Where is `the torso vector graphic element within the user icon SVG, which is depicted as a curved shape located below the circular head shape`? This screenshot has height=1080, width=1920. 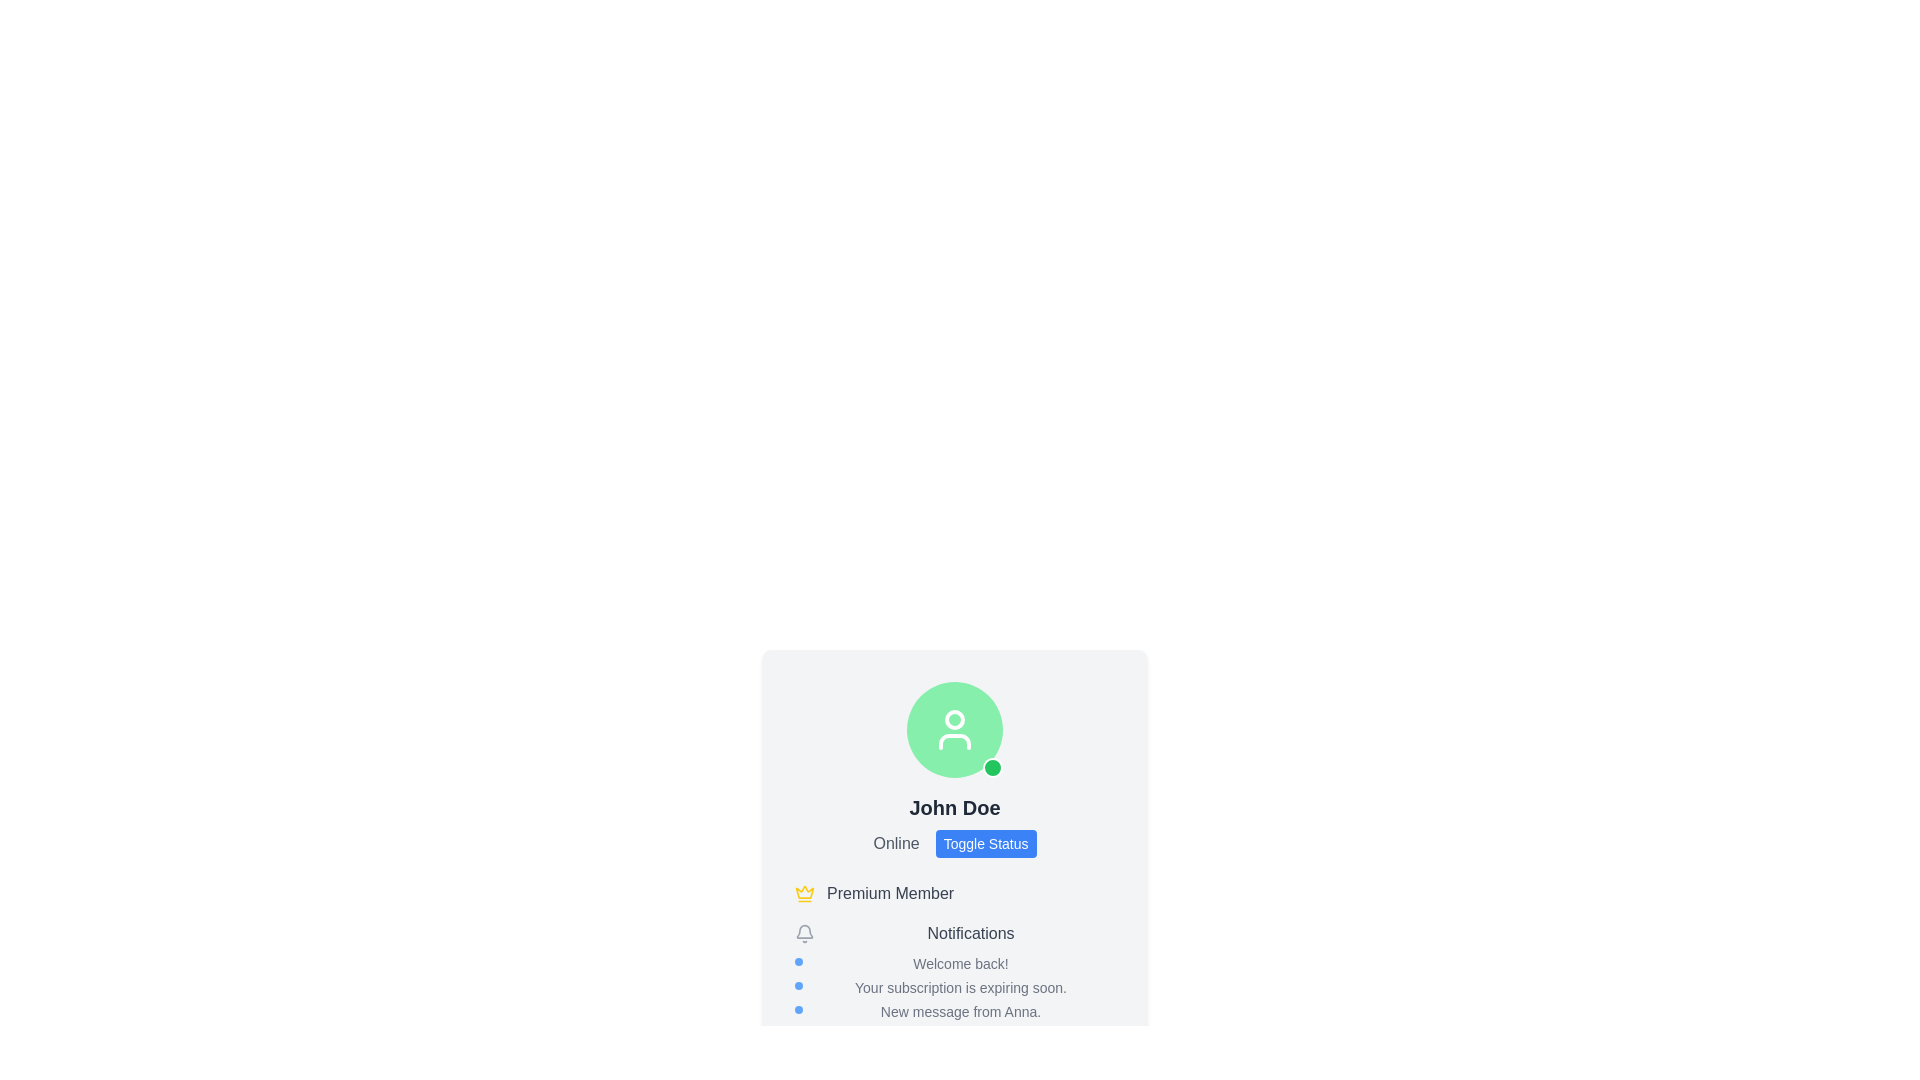
the torso vector graphic element within the user icon SVG, which is depicted as a curved shape located below the circular head shape is located at coordinates (954, 741).